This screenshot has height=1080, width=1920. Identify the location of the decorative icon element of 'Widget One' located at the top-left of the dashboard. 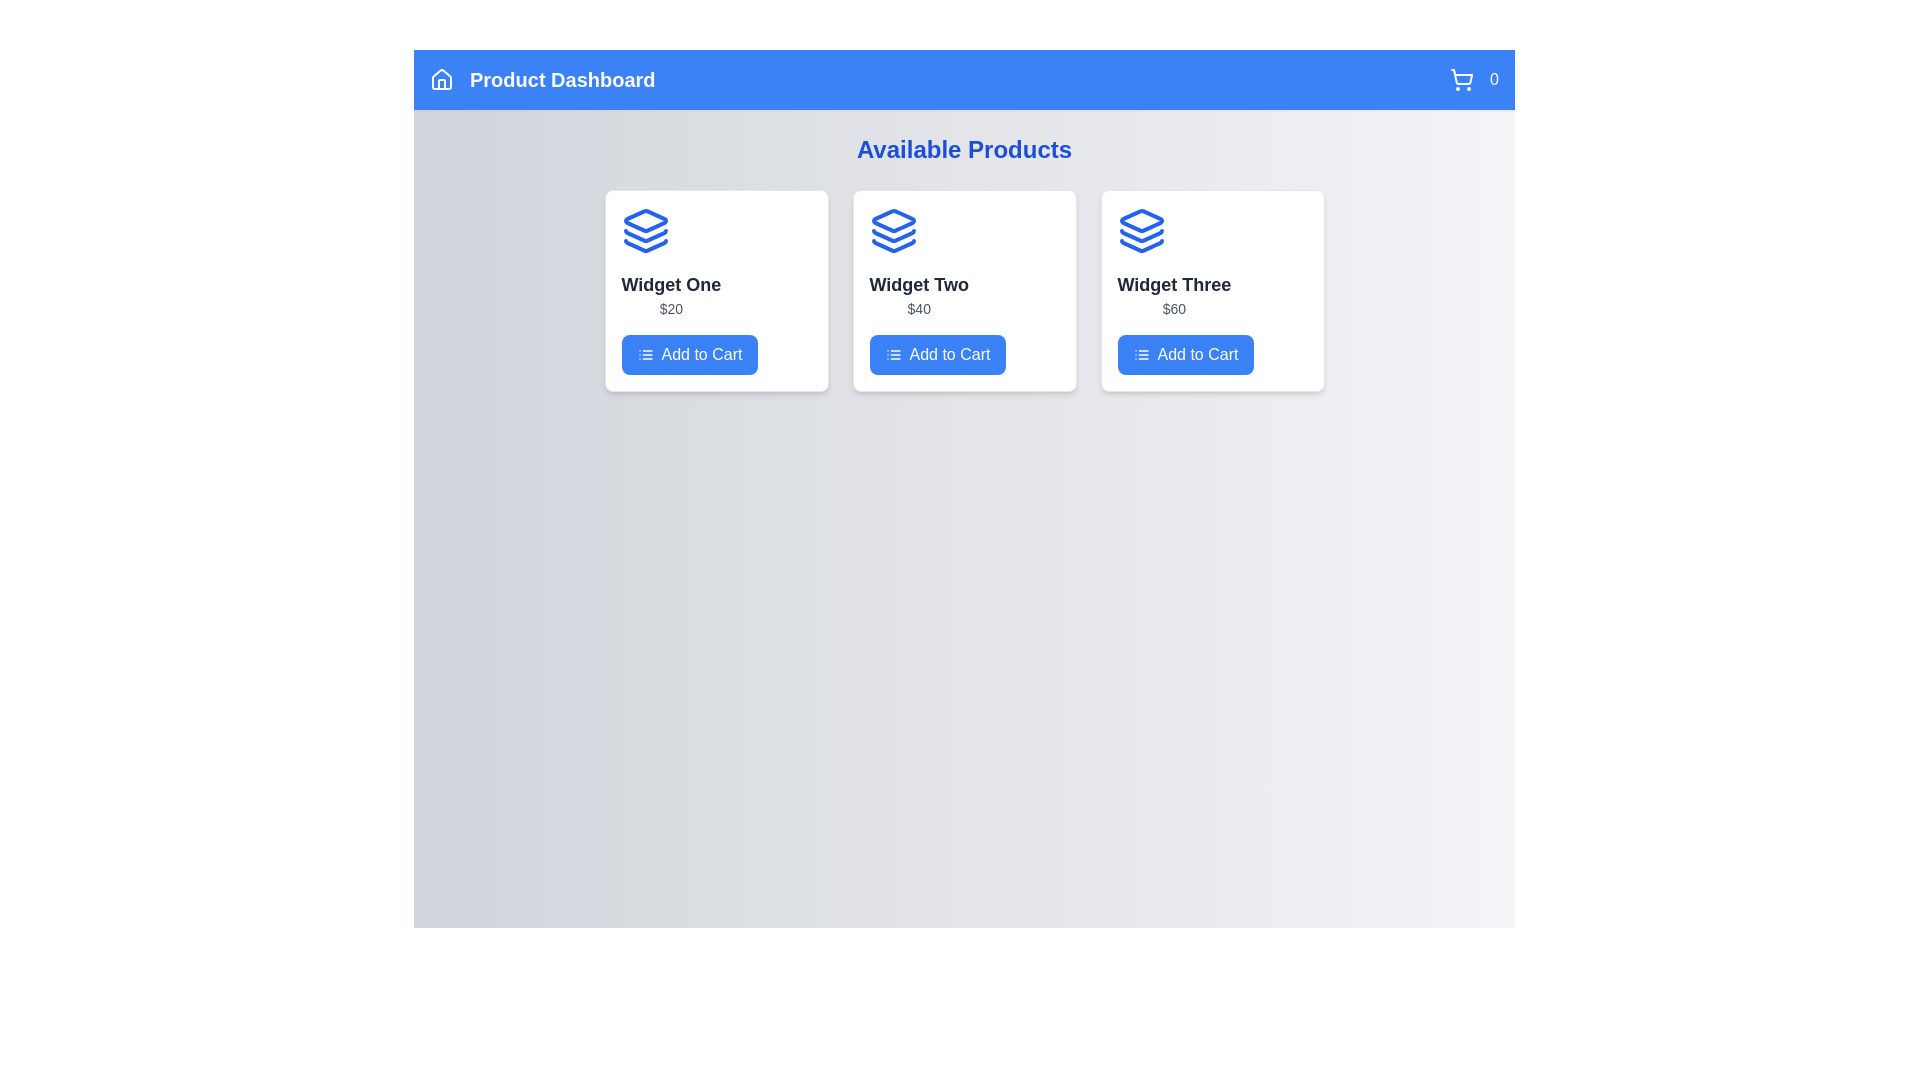
(645, 220).